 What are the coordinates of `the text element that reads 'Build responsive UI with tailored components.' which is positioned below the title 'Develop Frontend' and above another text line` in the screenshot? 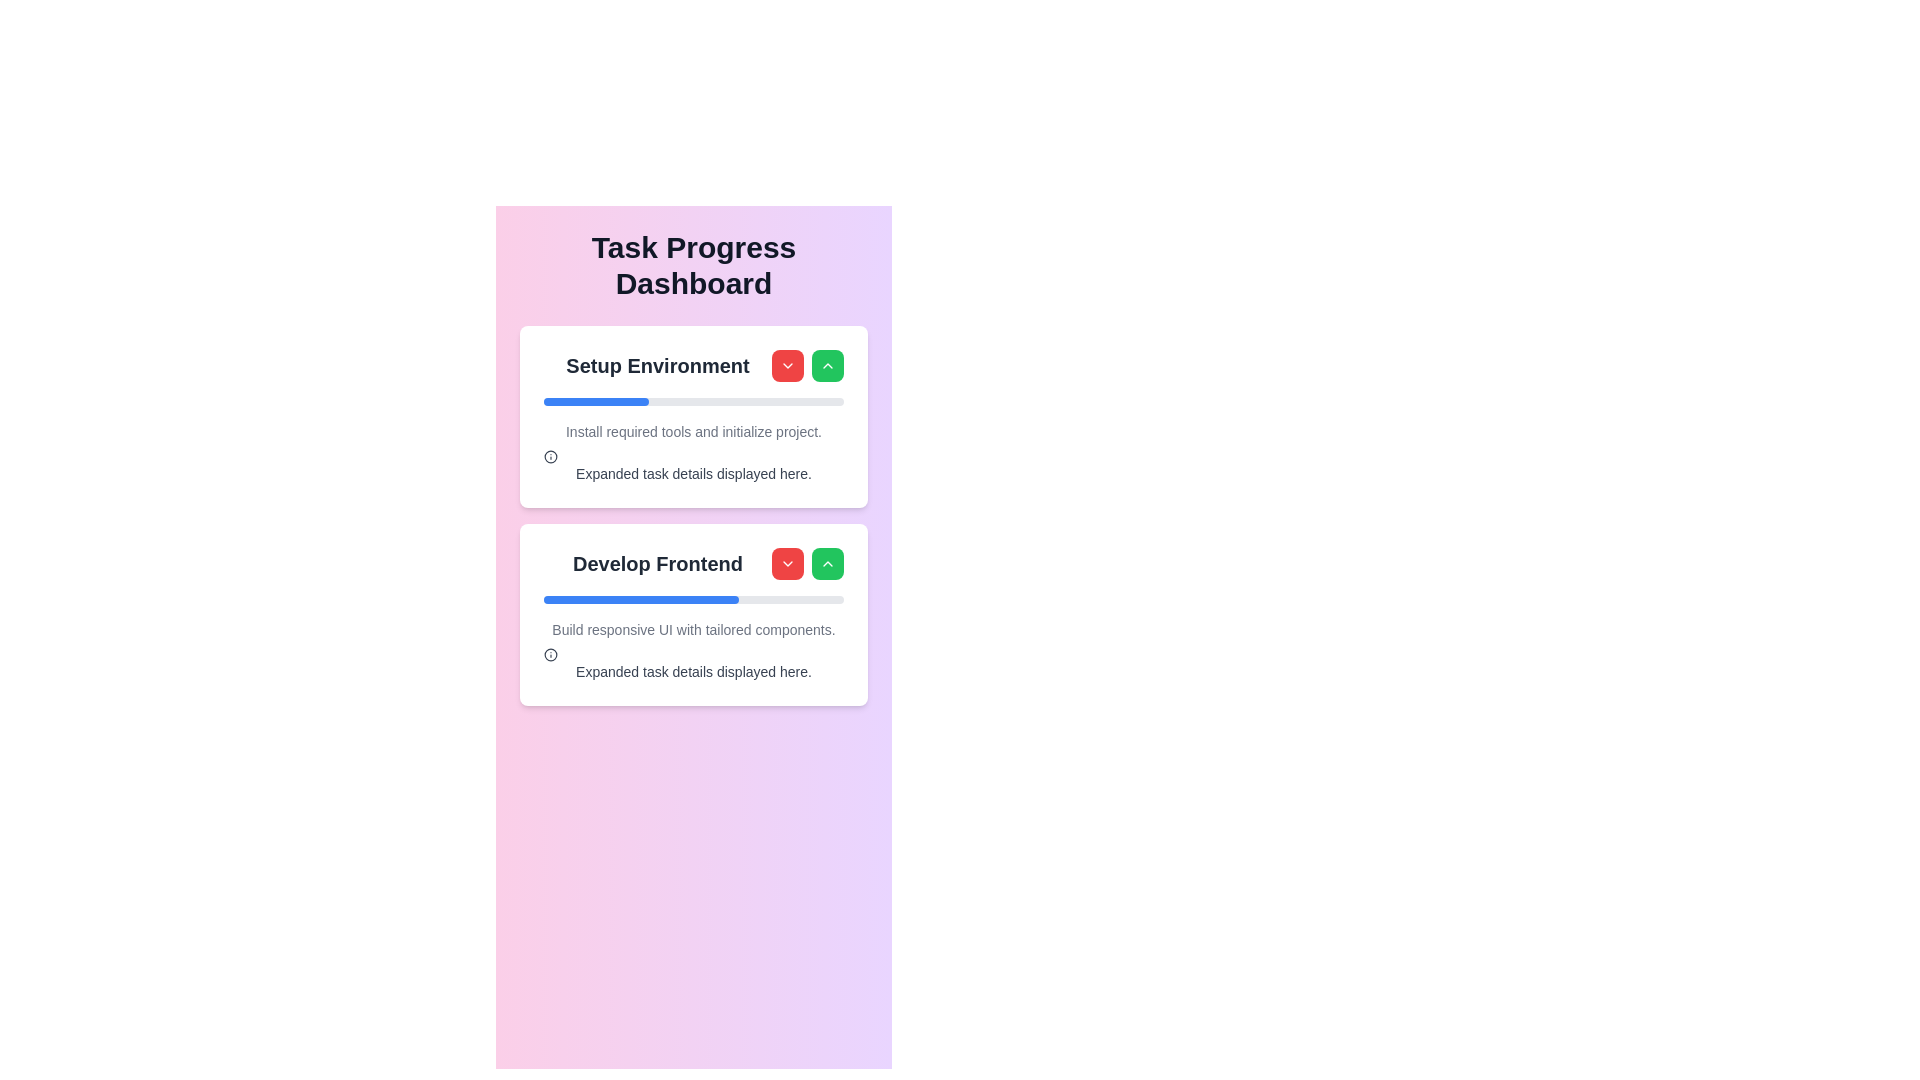 It's located at (694, 628).